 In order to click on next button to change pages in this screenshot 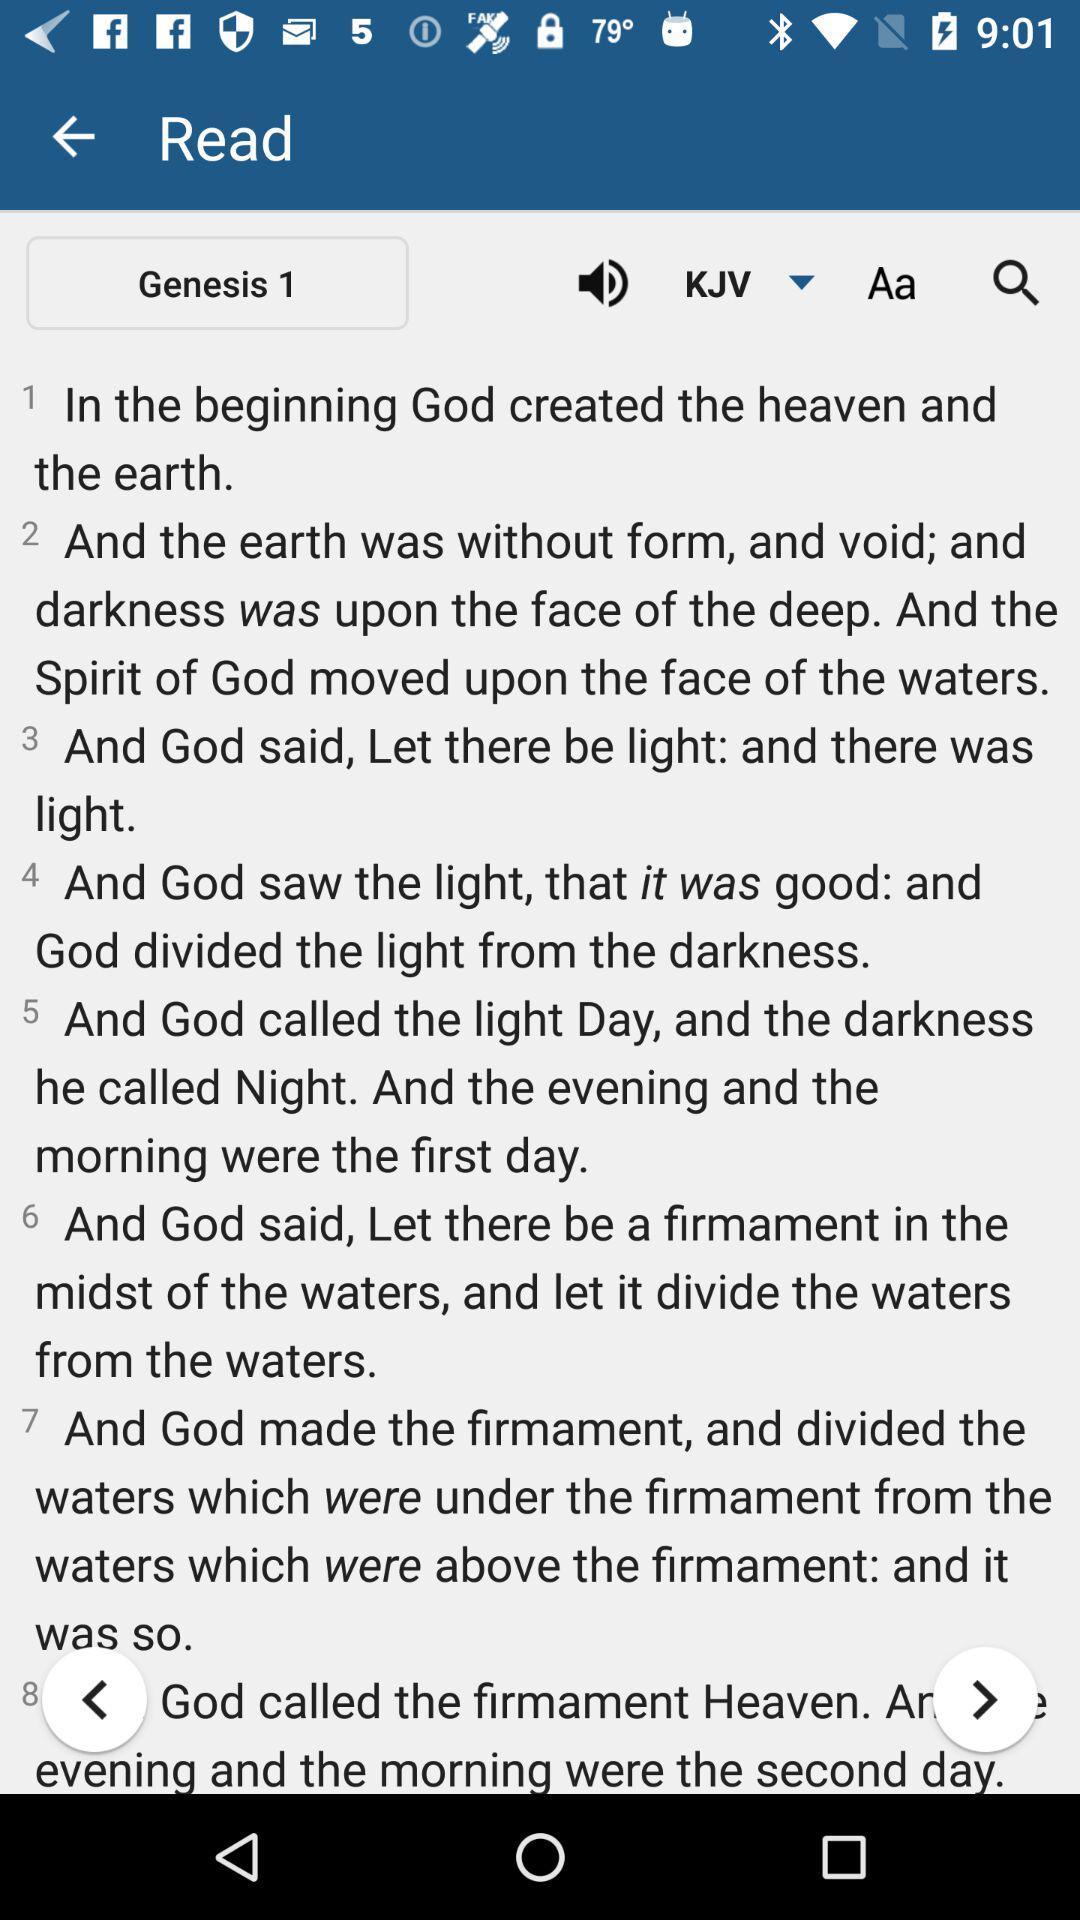, I will do `click(984, 1698)`.